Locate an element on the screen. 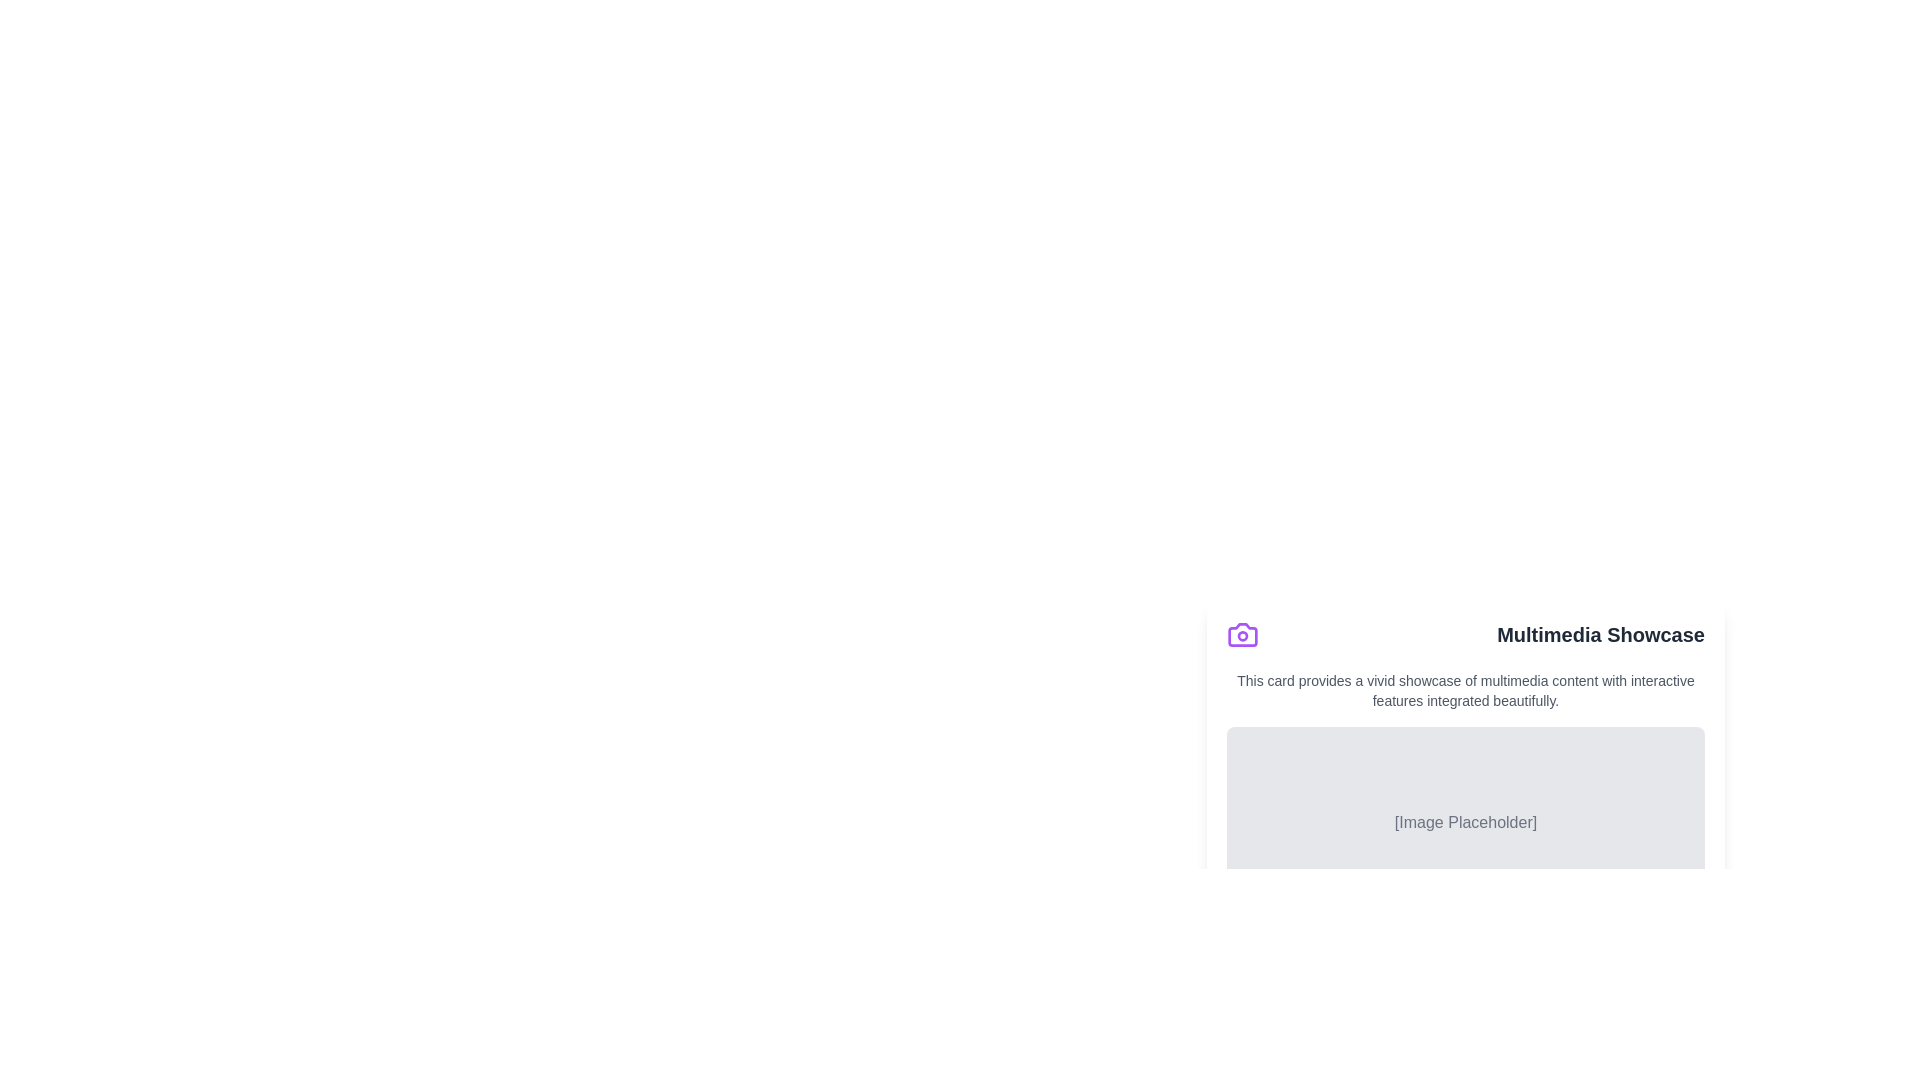 Image resolution: width=1920 pixels, height=1080 pixels. the purple camera icon representing the outline of the camera's body, located in the top-left corner of the card above the title 'Multimedia Showcase' is located at coordinates (1242, 635).